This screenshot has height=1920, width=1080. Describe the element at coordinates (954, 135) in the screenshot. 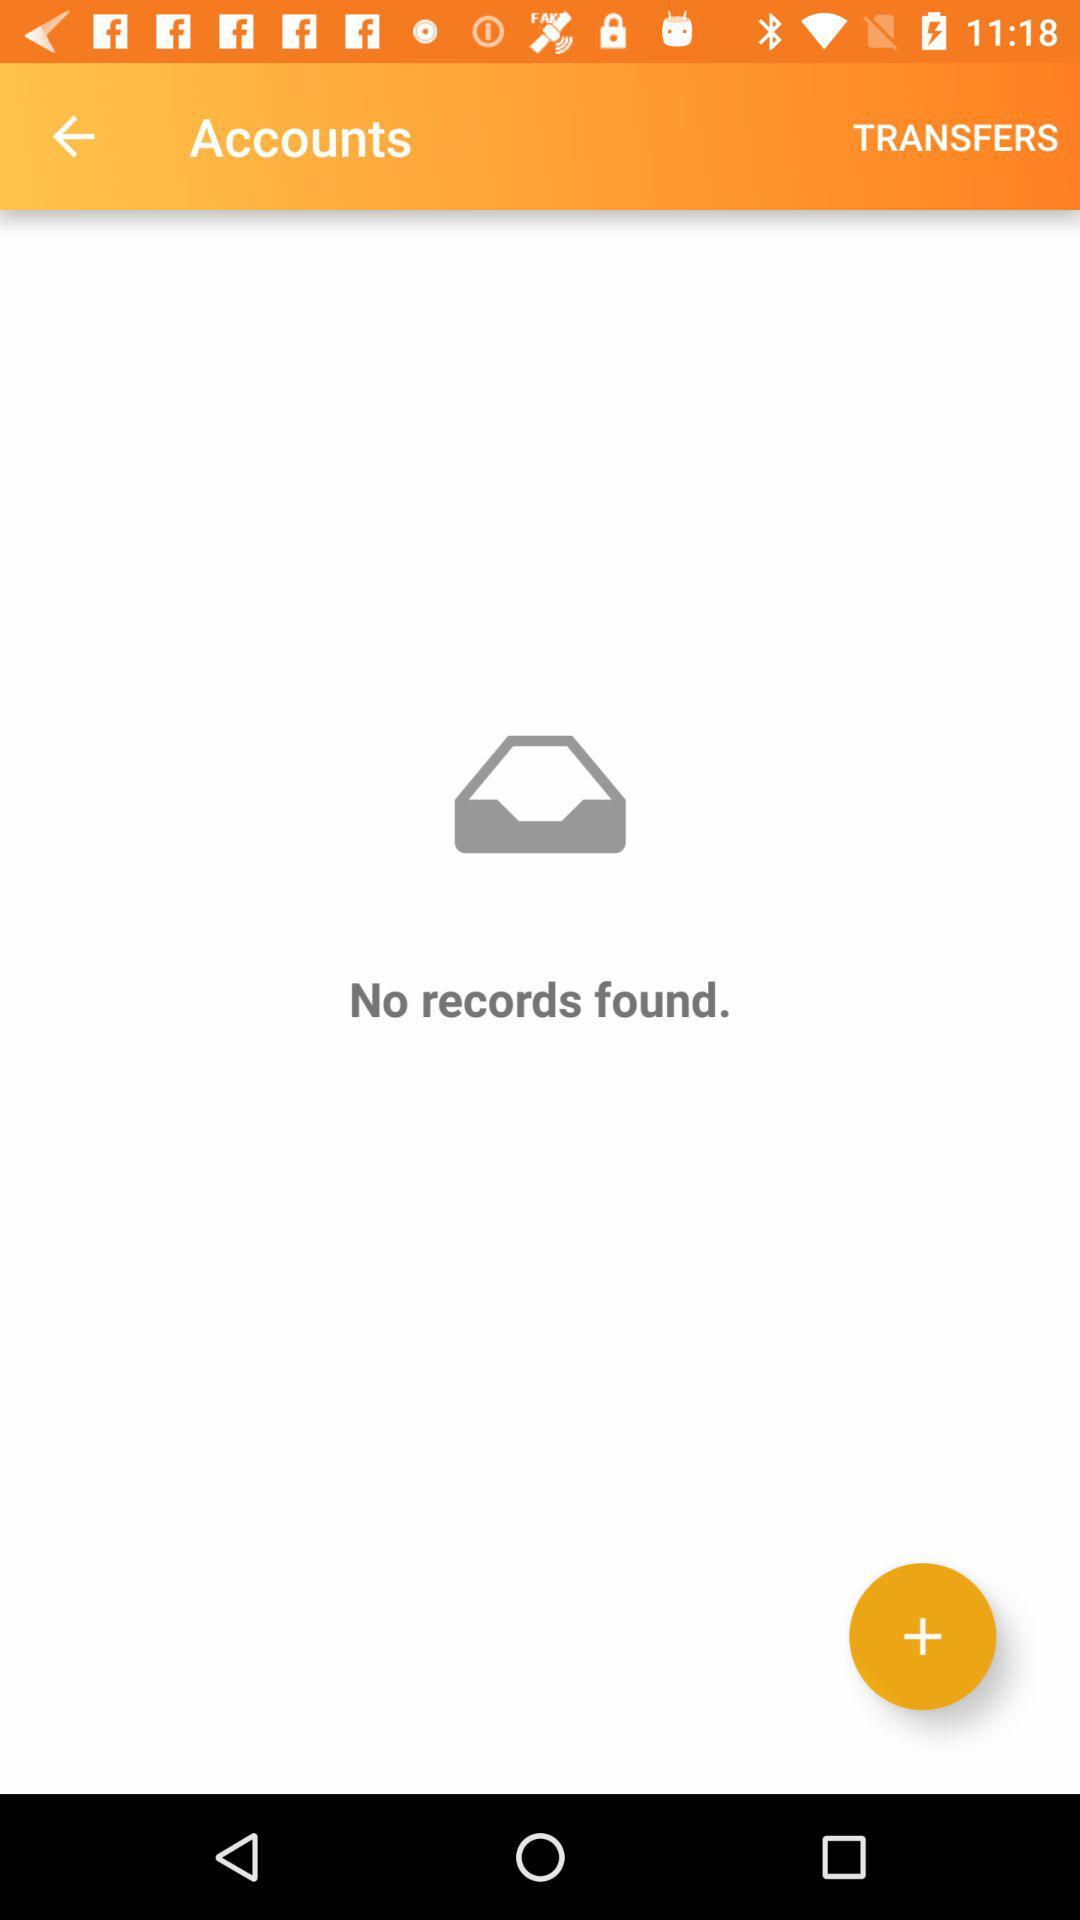

I see `the item to the right of the accounts item` at that location.